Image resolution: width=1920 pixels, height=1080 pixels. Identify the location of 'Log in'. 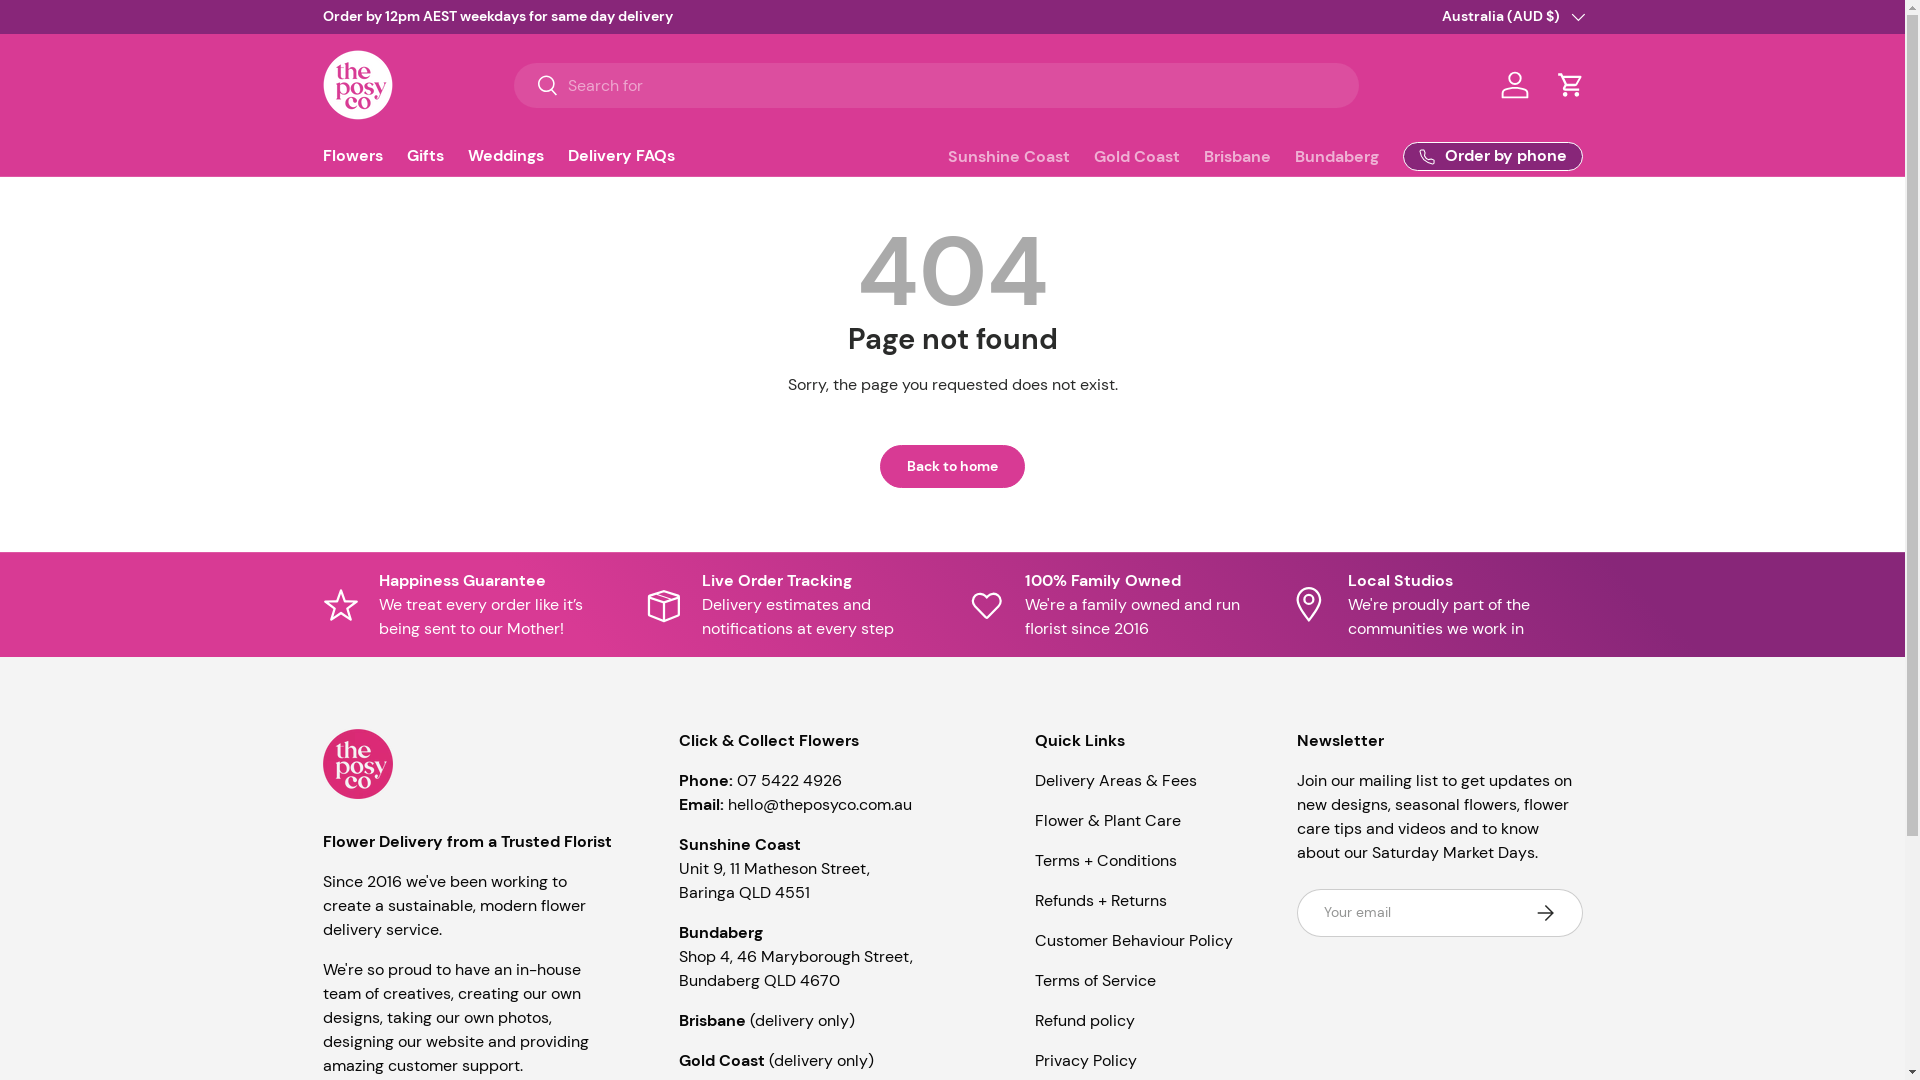
(1513, 83).